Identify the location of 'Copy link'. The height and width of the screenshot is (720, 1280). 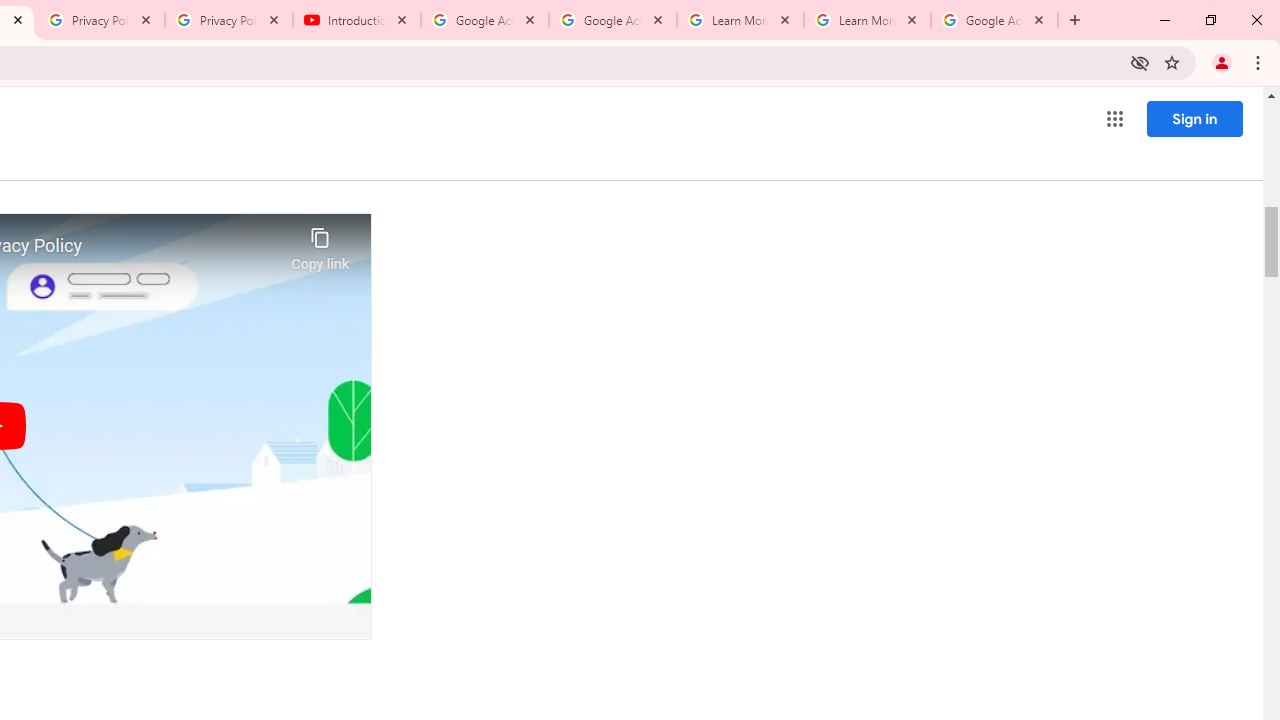
(320, 243).